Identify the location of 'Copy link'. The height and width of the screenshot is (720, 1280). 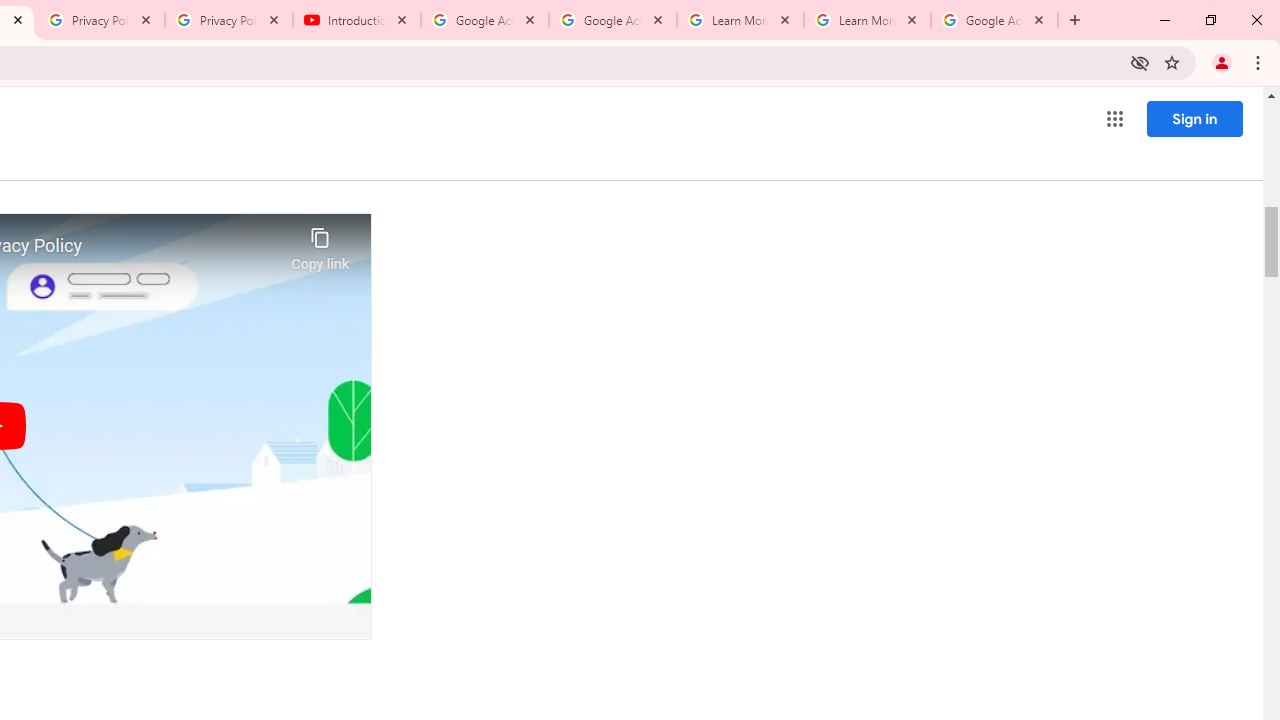
(320, 243).